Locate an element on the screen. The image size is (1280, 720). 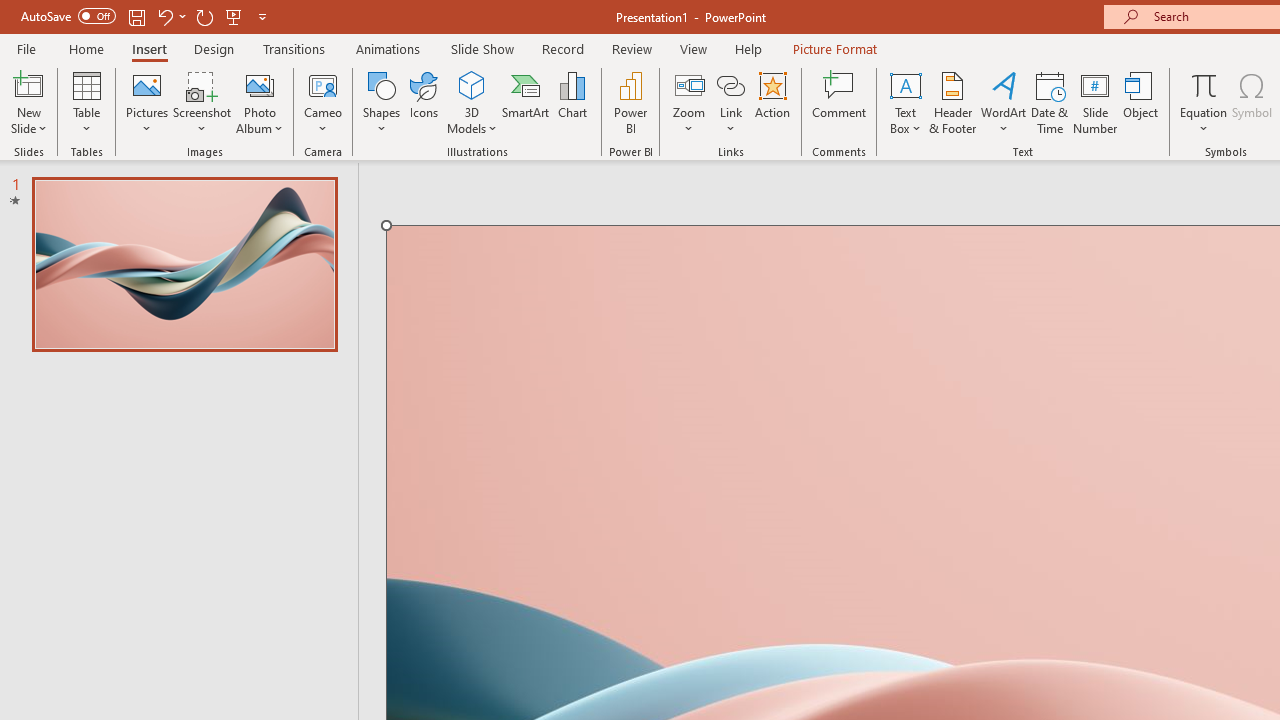
'Equation' is located at coordinates (1202, 103).